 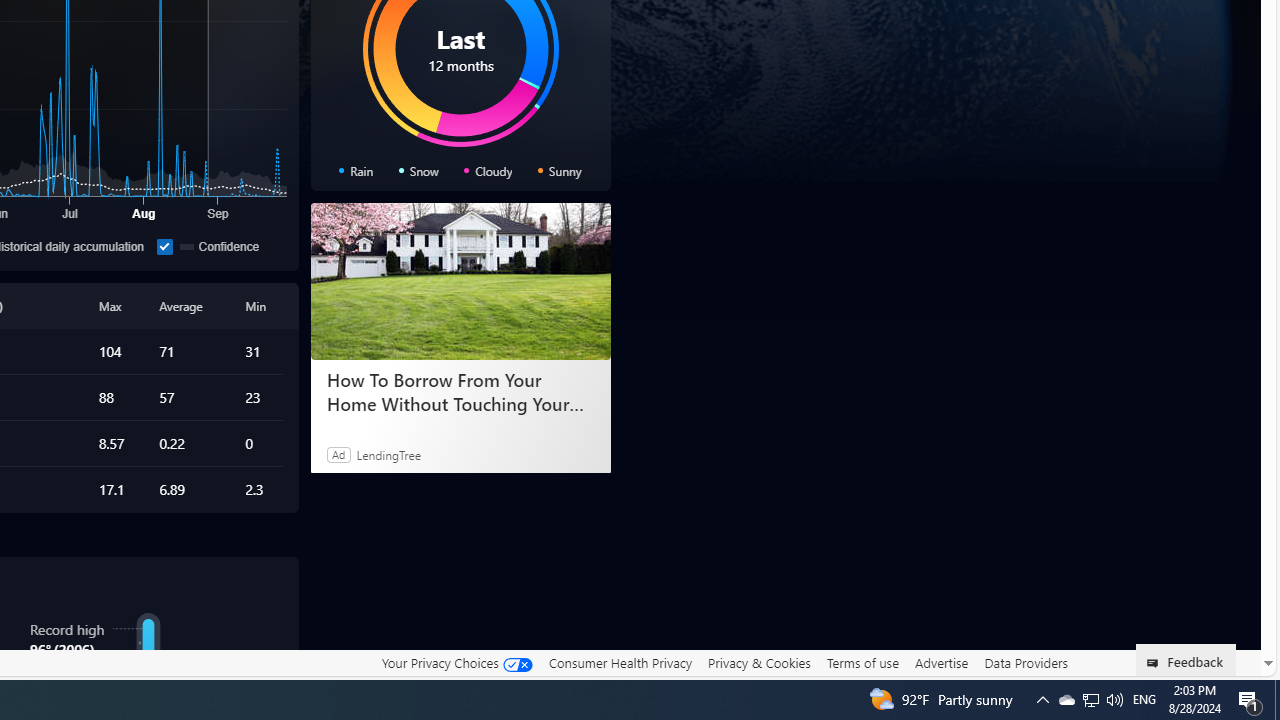 I want to click on 'Confidence', so click(x=164, y=245).